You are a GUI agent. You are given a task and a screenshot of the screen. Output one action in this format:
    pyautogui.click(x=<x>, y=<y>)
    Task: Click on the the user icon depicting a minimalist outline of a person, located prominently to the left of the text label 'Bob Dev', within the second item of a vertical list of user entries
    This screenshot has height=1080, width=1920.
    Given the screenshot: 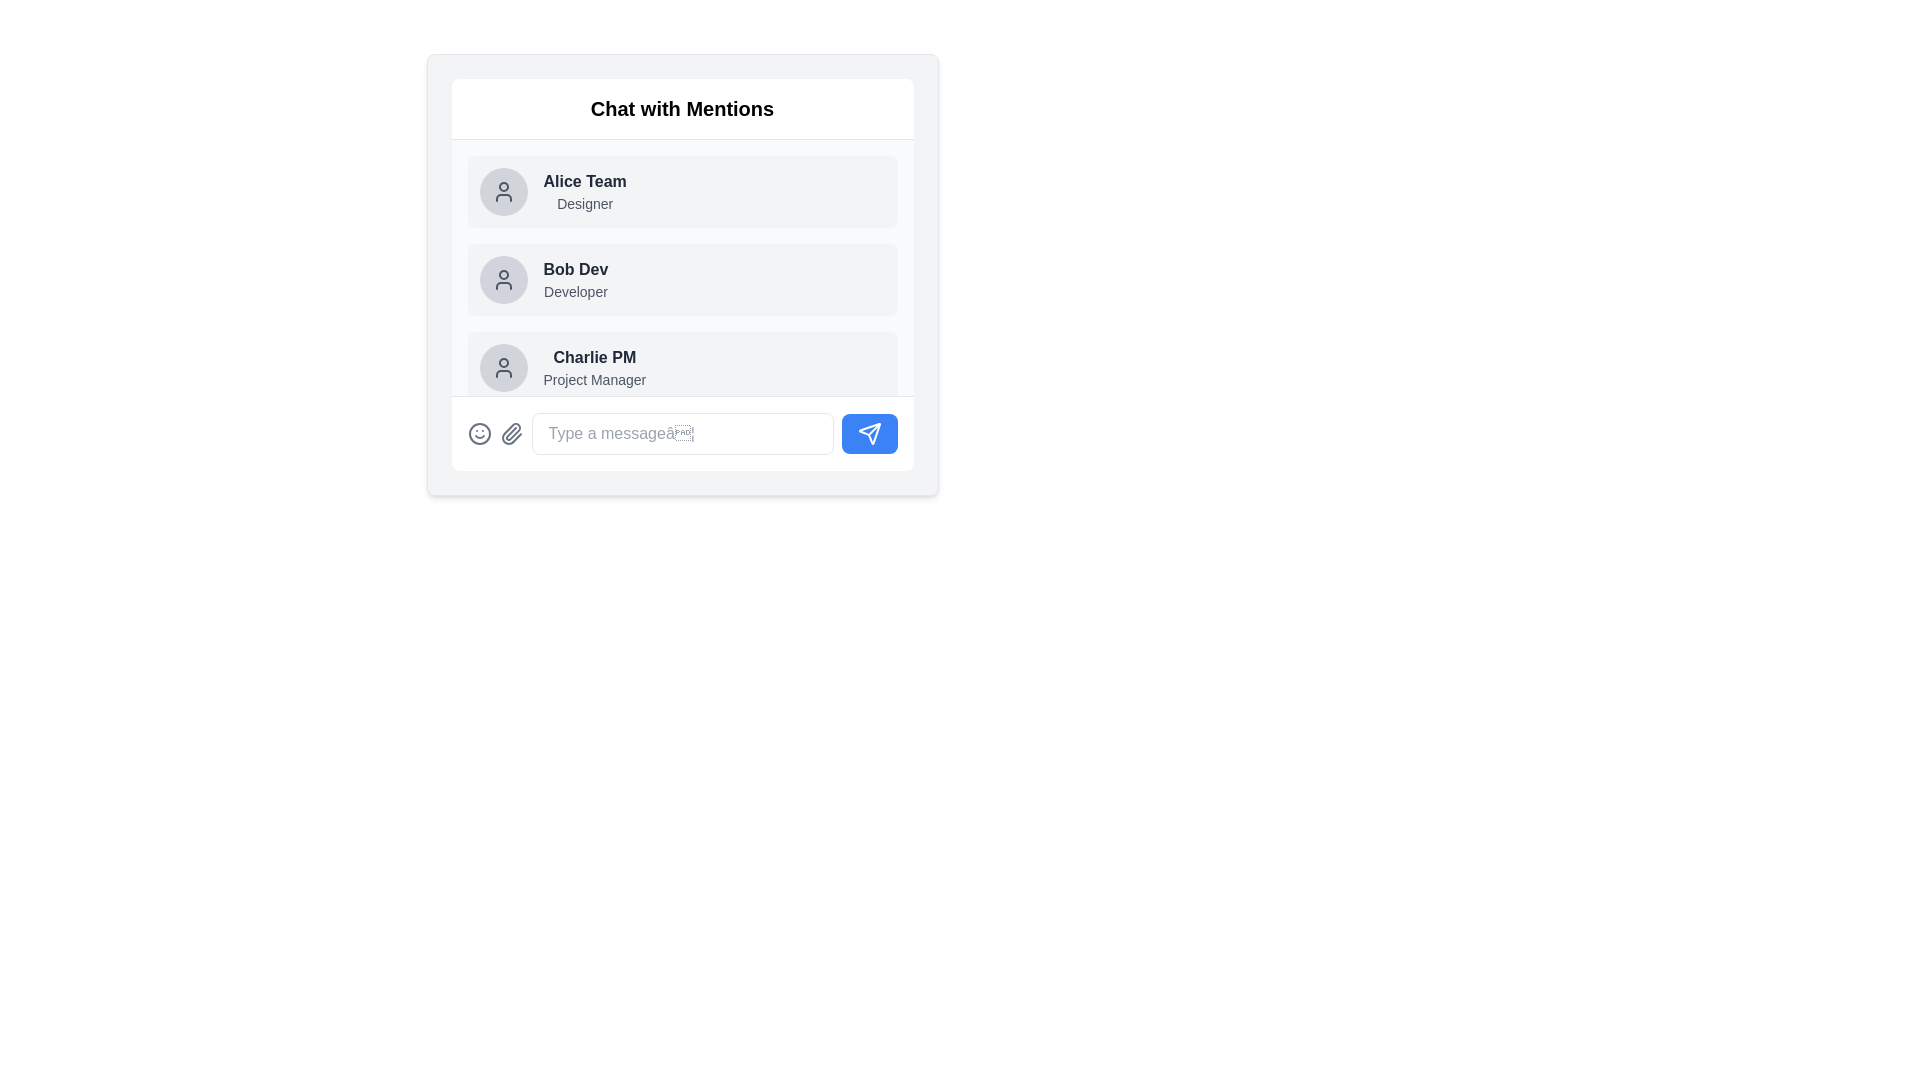 What is the action you would take?
    pyautogui.click(x=503, y=280)
    